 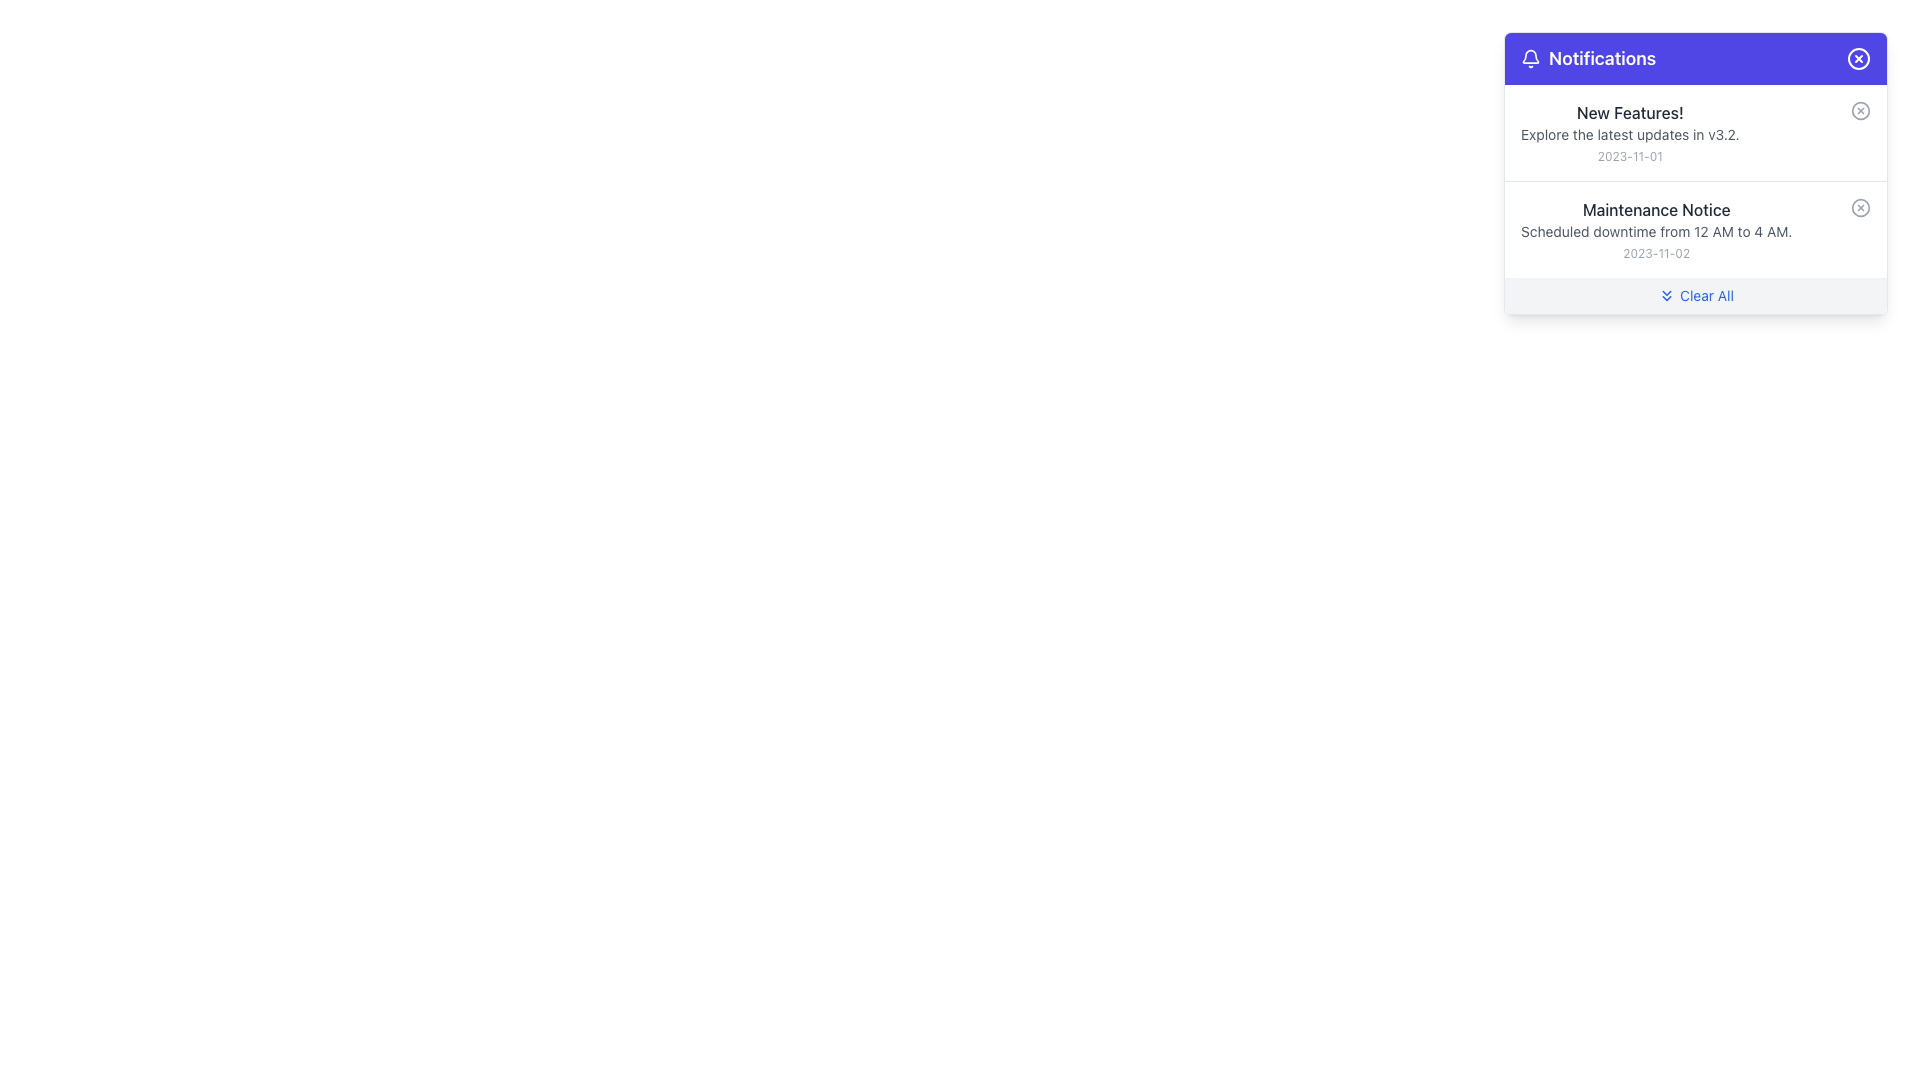 I want to click on the 'Maintenance Notice' text block to emphasize it, which is located in the notification panel as the second notification in the list, so click(x=1656, y=229).